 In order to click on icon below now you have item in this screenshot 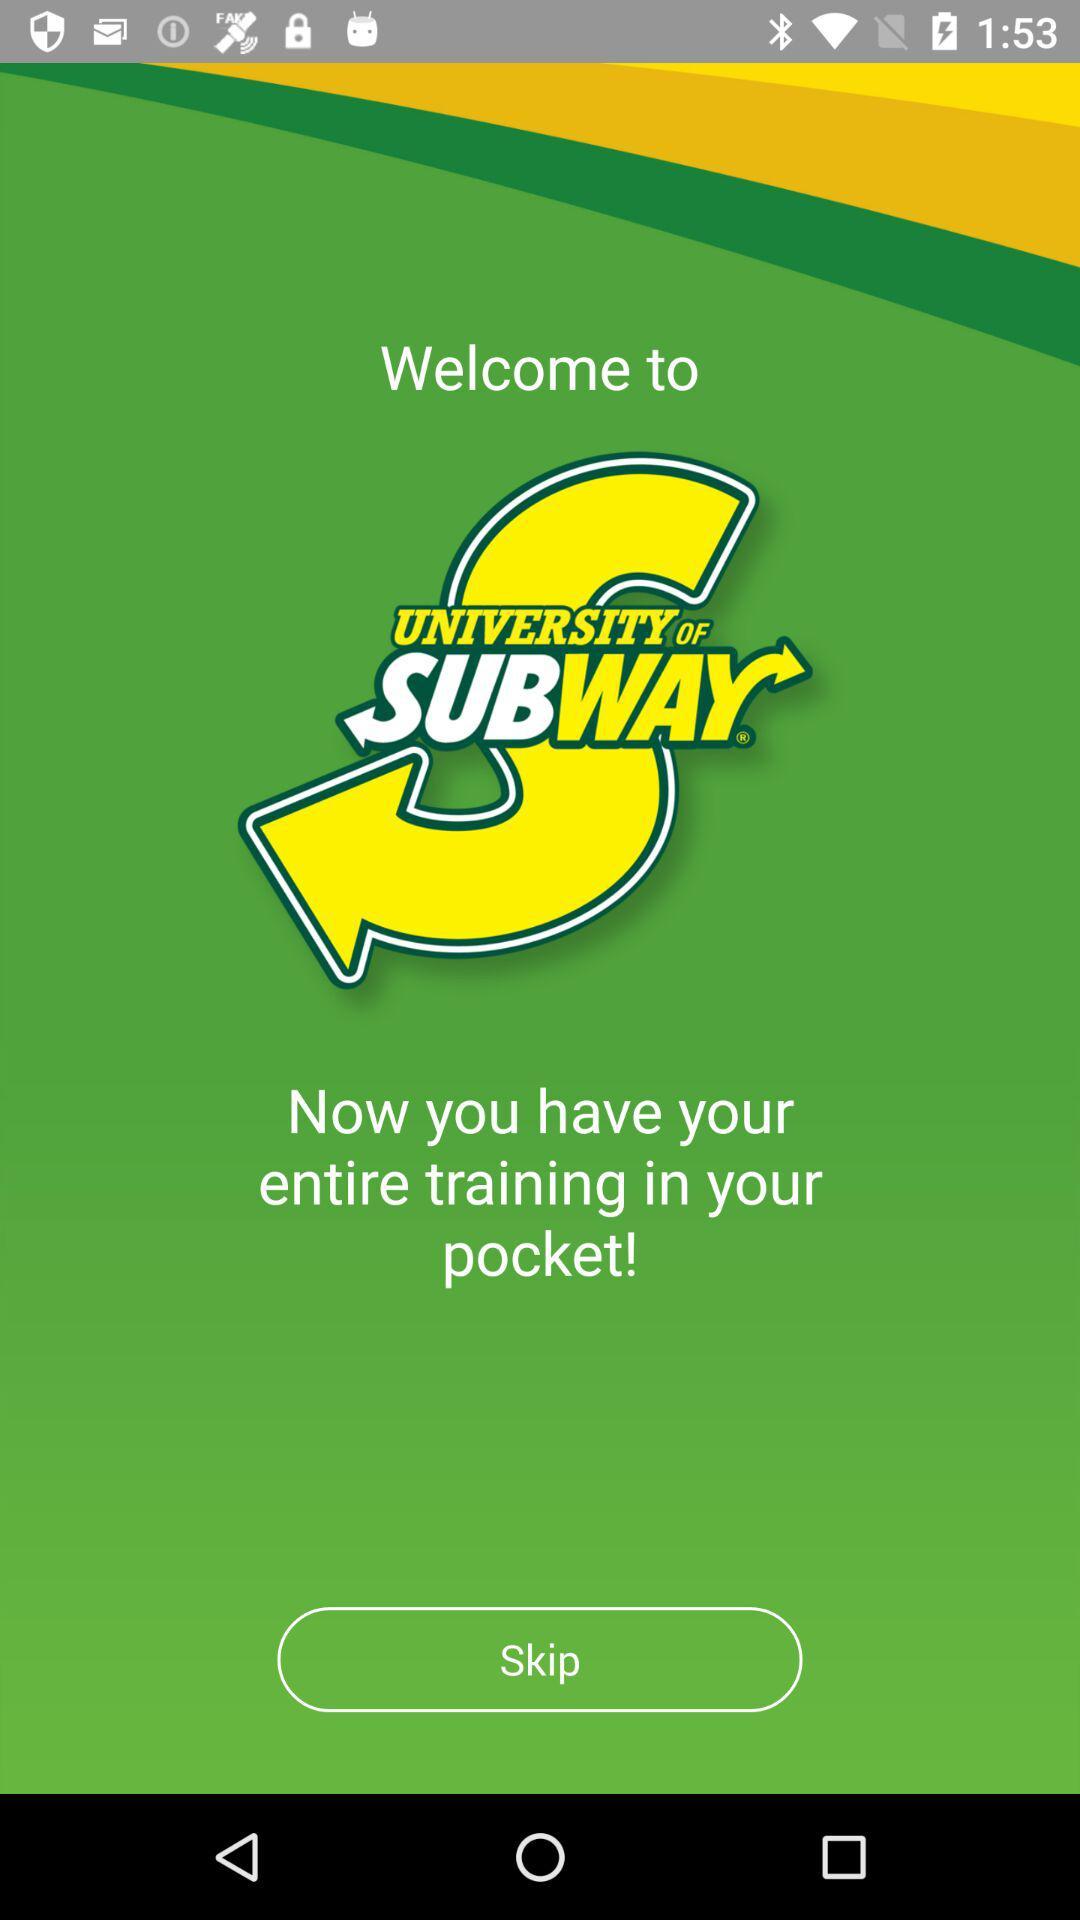, I will do `click(540, 1659)`.